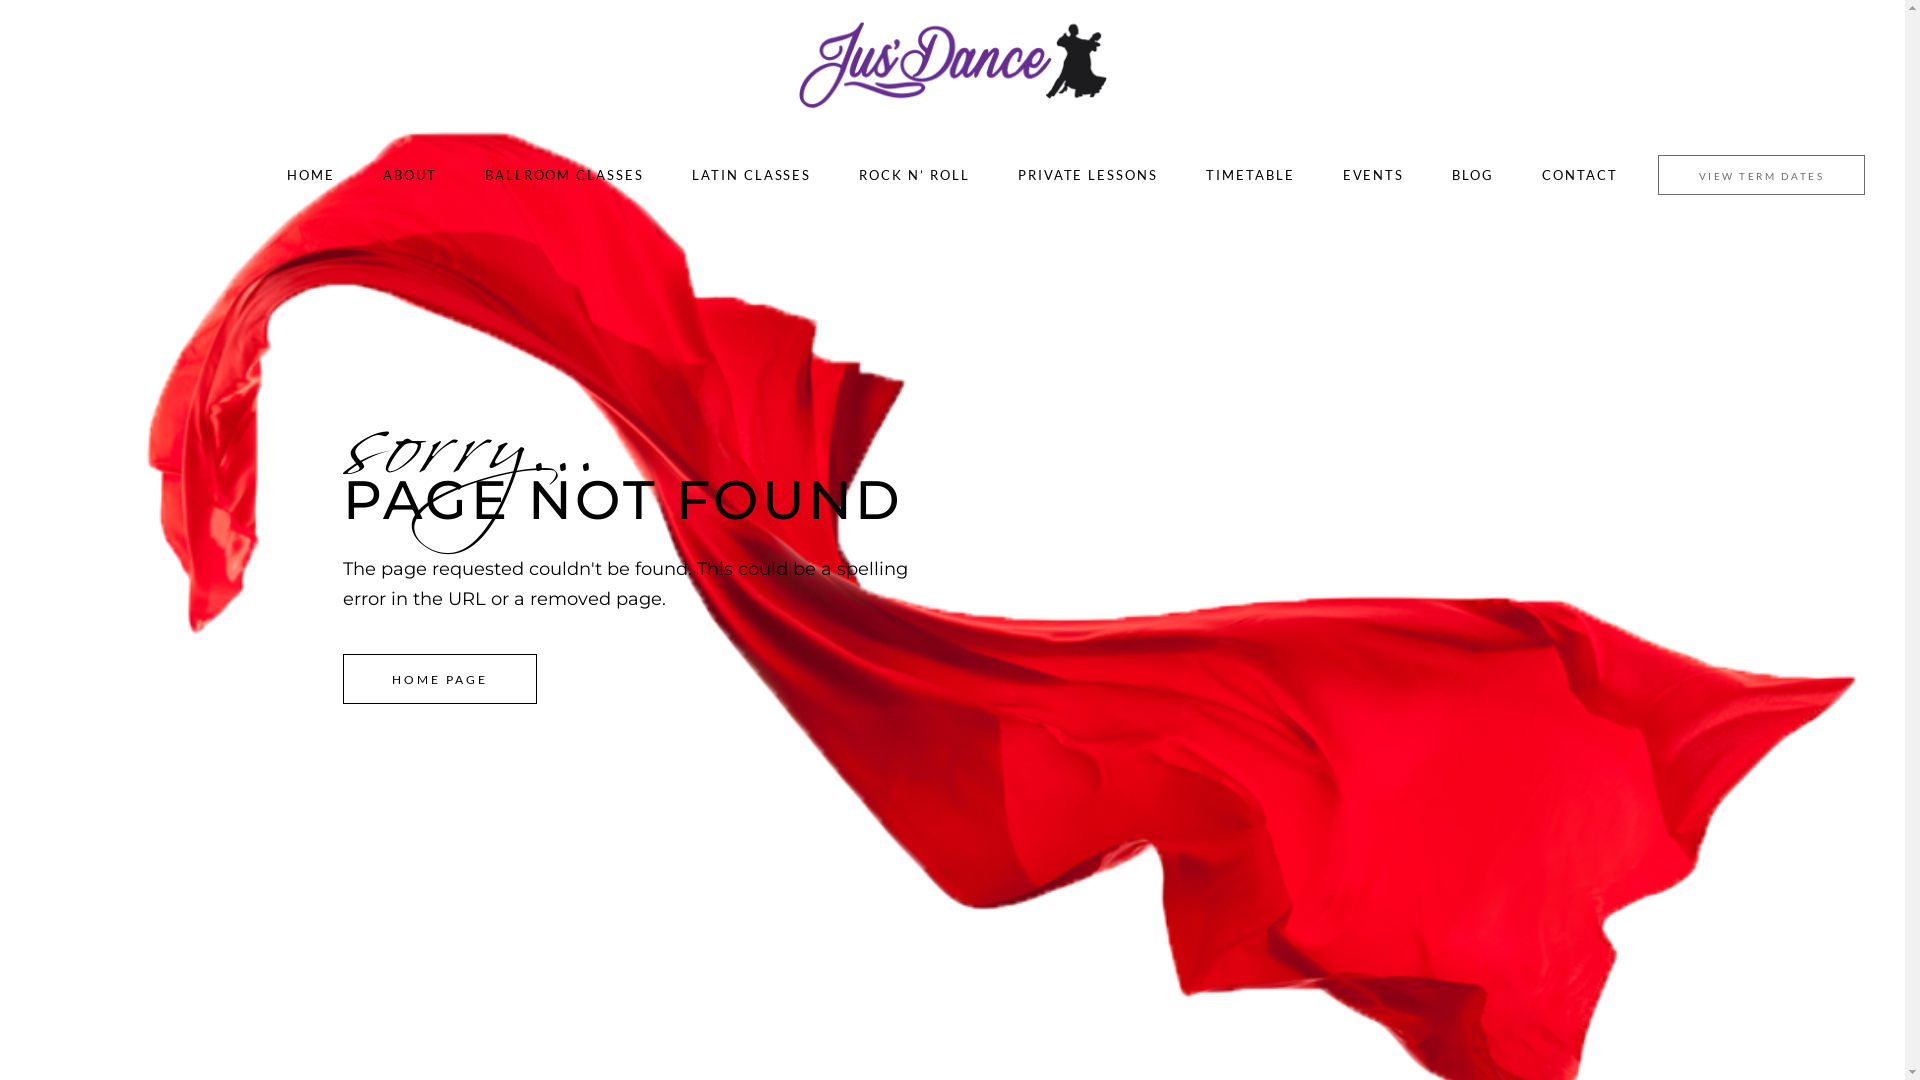 The image size is (1920, 1080). I want to click on 'EVENTS', so click(1372, 173).